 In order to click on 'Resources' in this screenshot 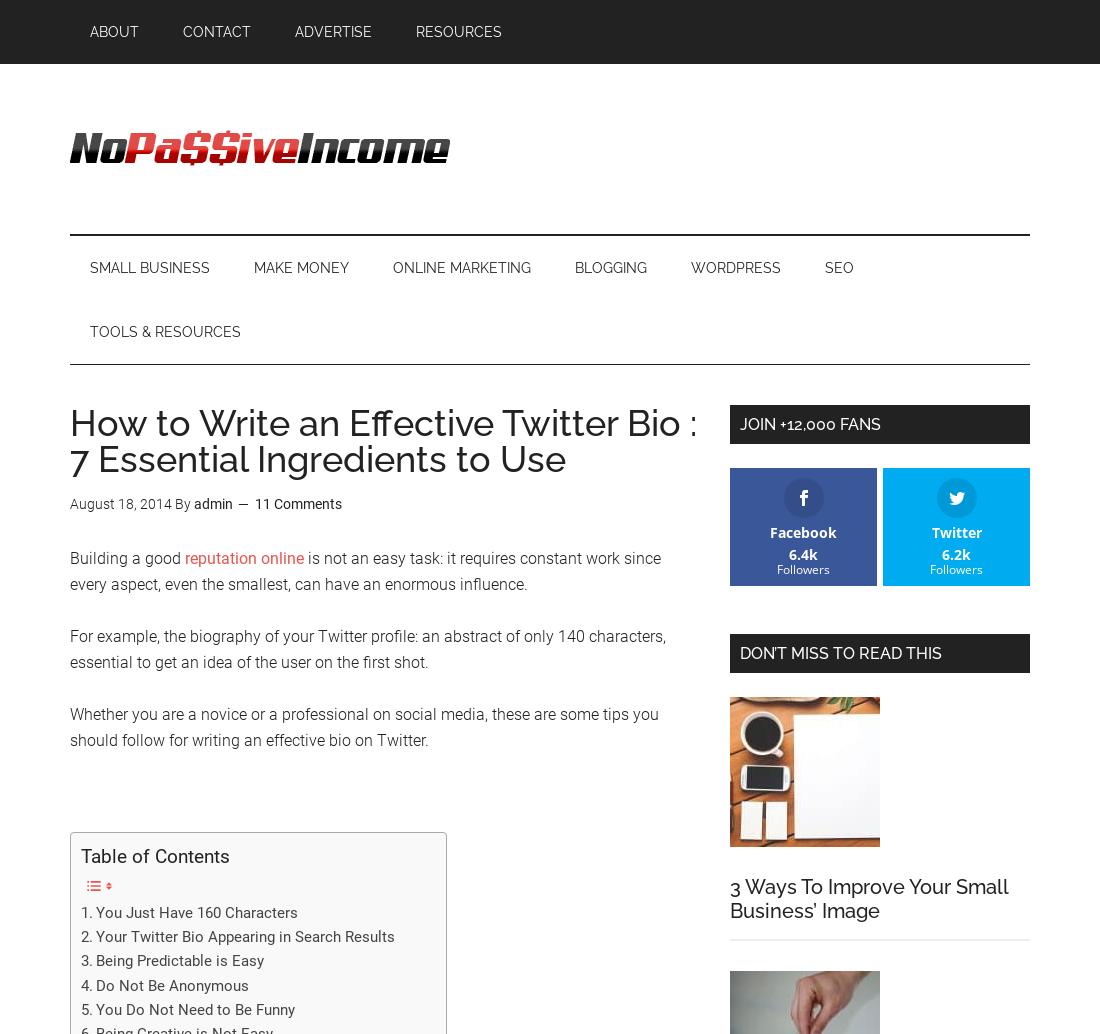, I will do `click(458, 31)`.